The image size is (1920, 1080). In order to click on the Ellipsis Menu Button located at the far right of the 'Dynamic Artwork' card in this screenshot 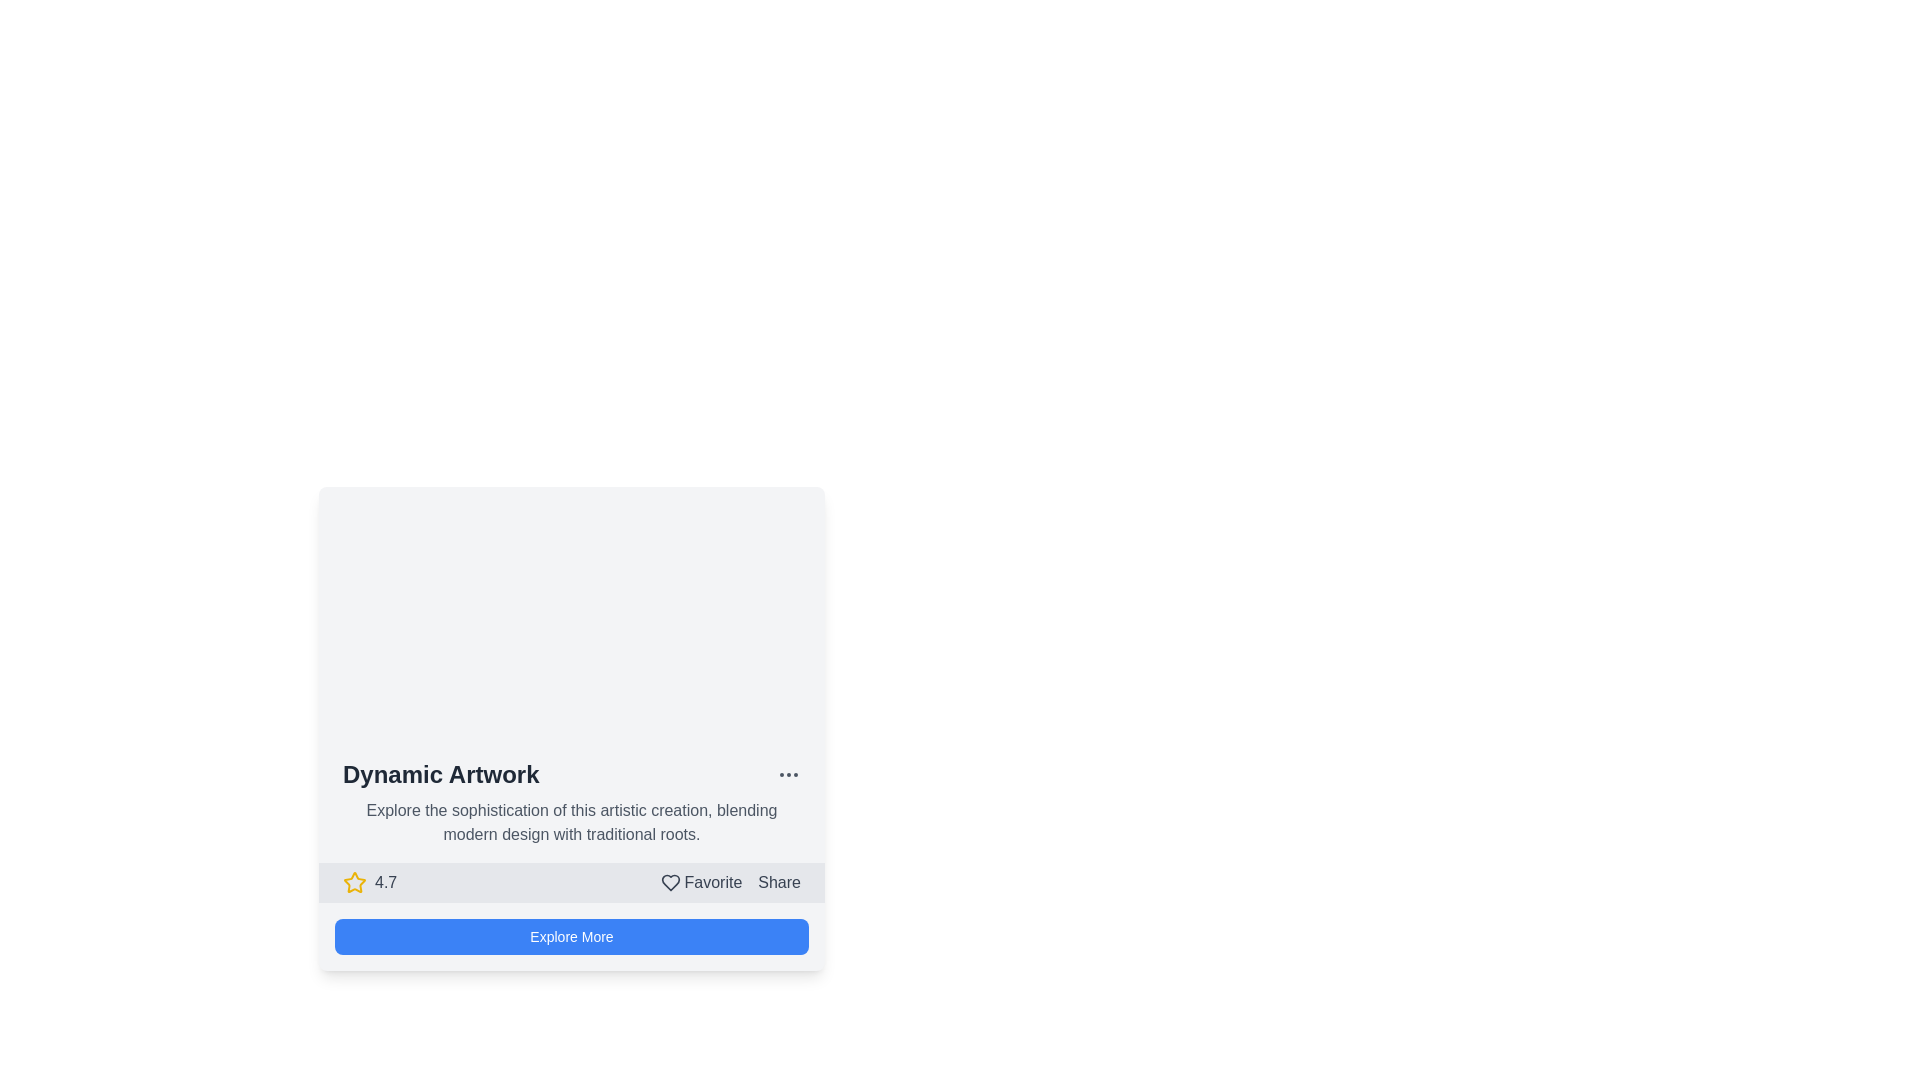, I will do `click(787, 774)`.